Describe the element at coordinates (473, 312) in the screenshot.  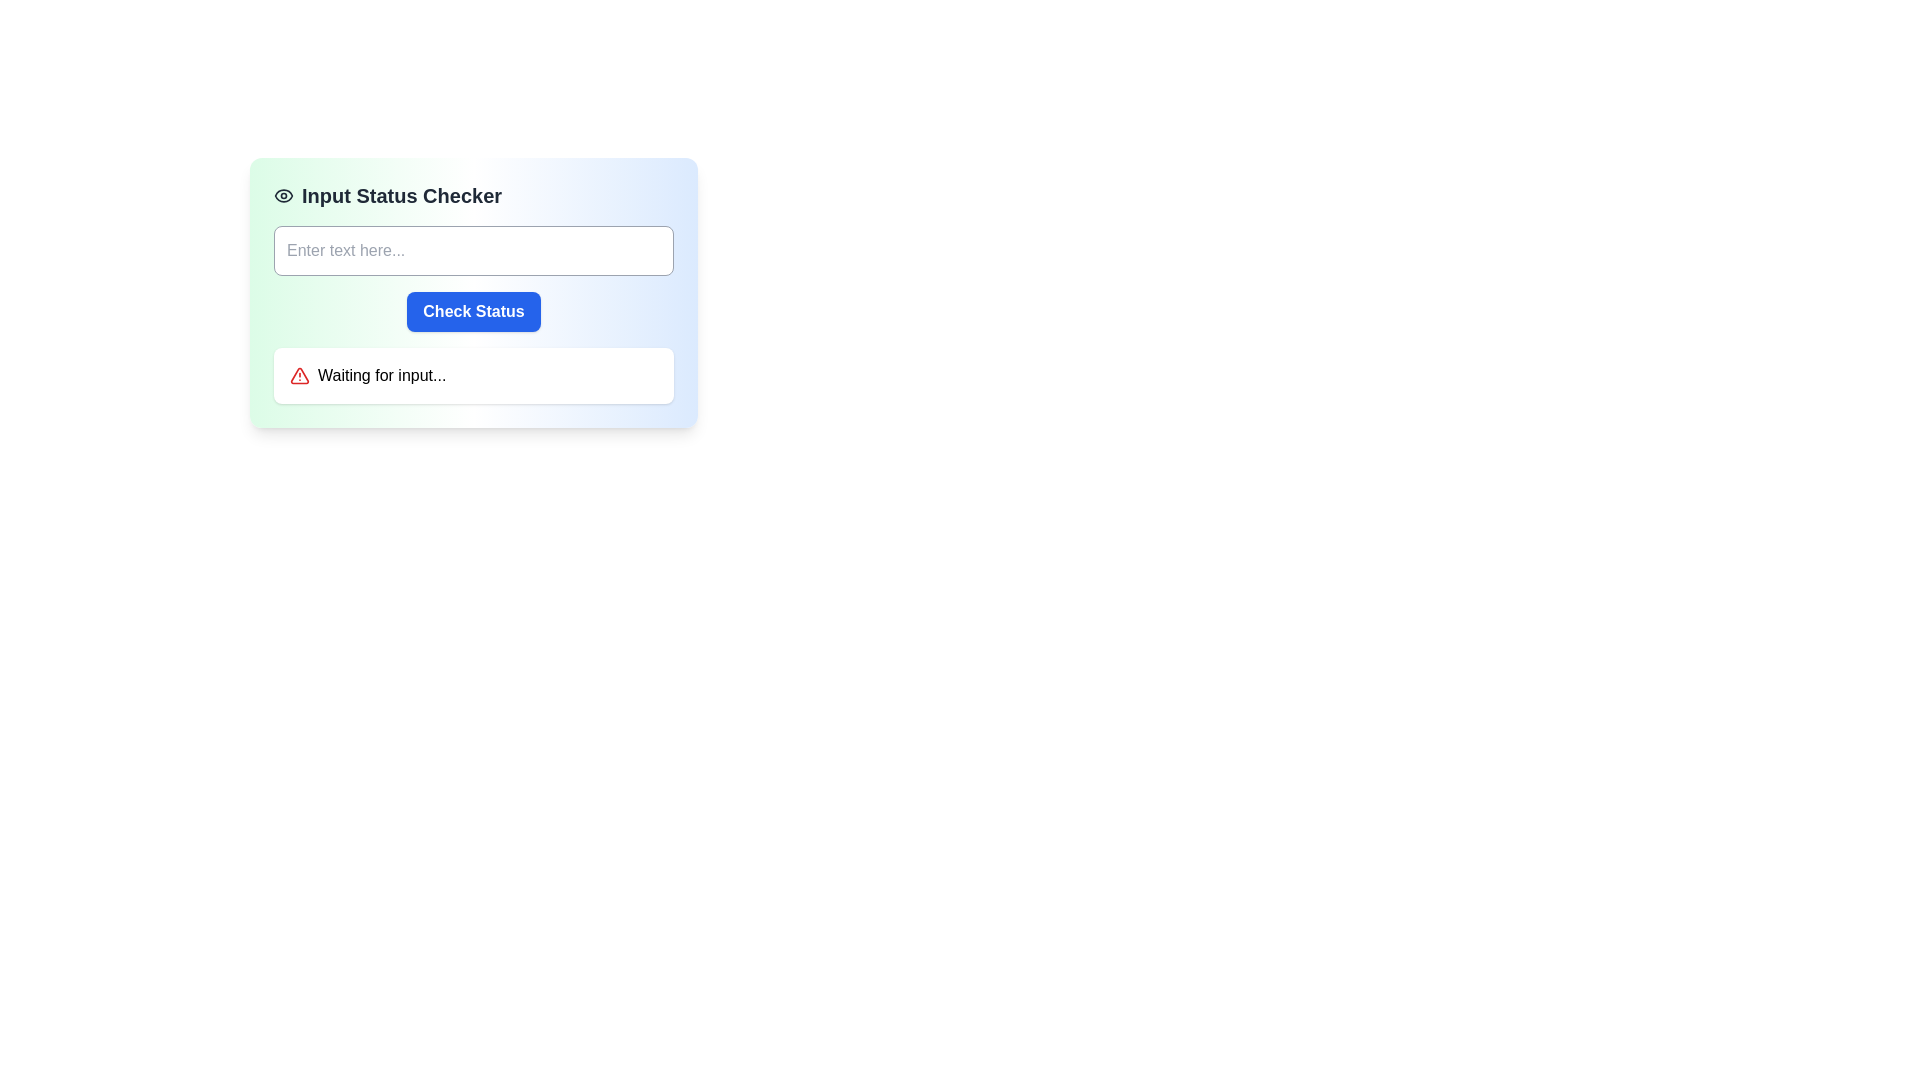
I see `the 'Check Status' button, which is a rounded rectangular button with white text on a blue background, located below the text input field in the 'Input Status Checker' interface` at that location.